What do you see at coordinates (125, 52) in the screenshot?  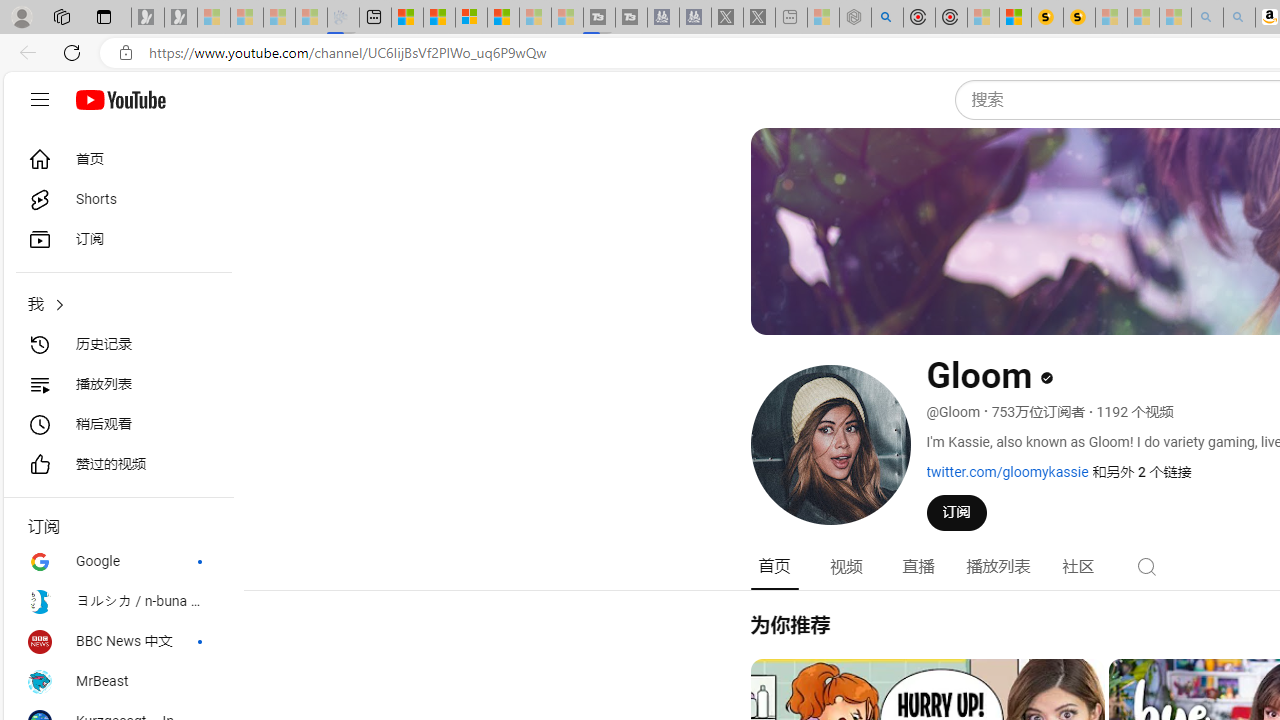 I see `'View site information'` at bounding box center [125, 52].